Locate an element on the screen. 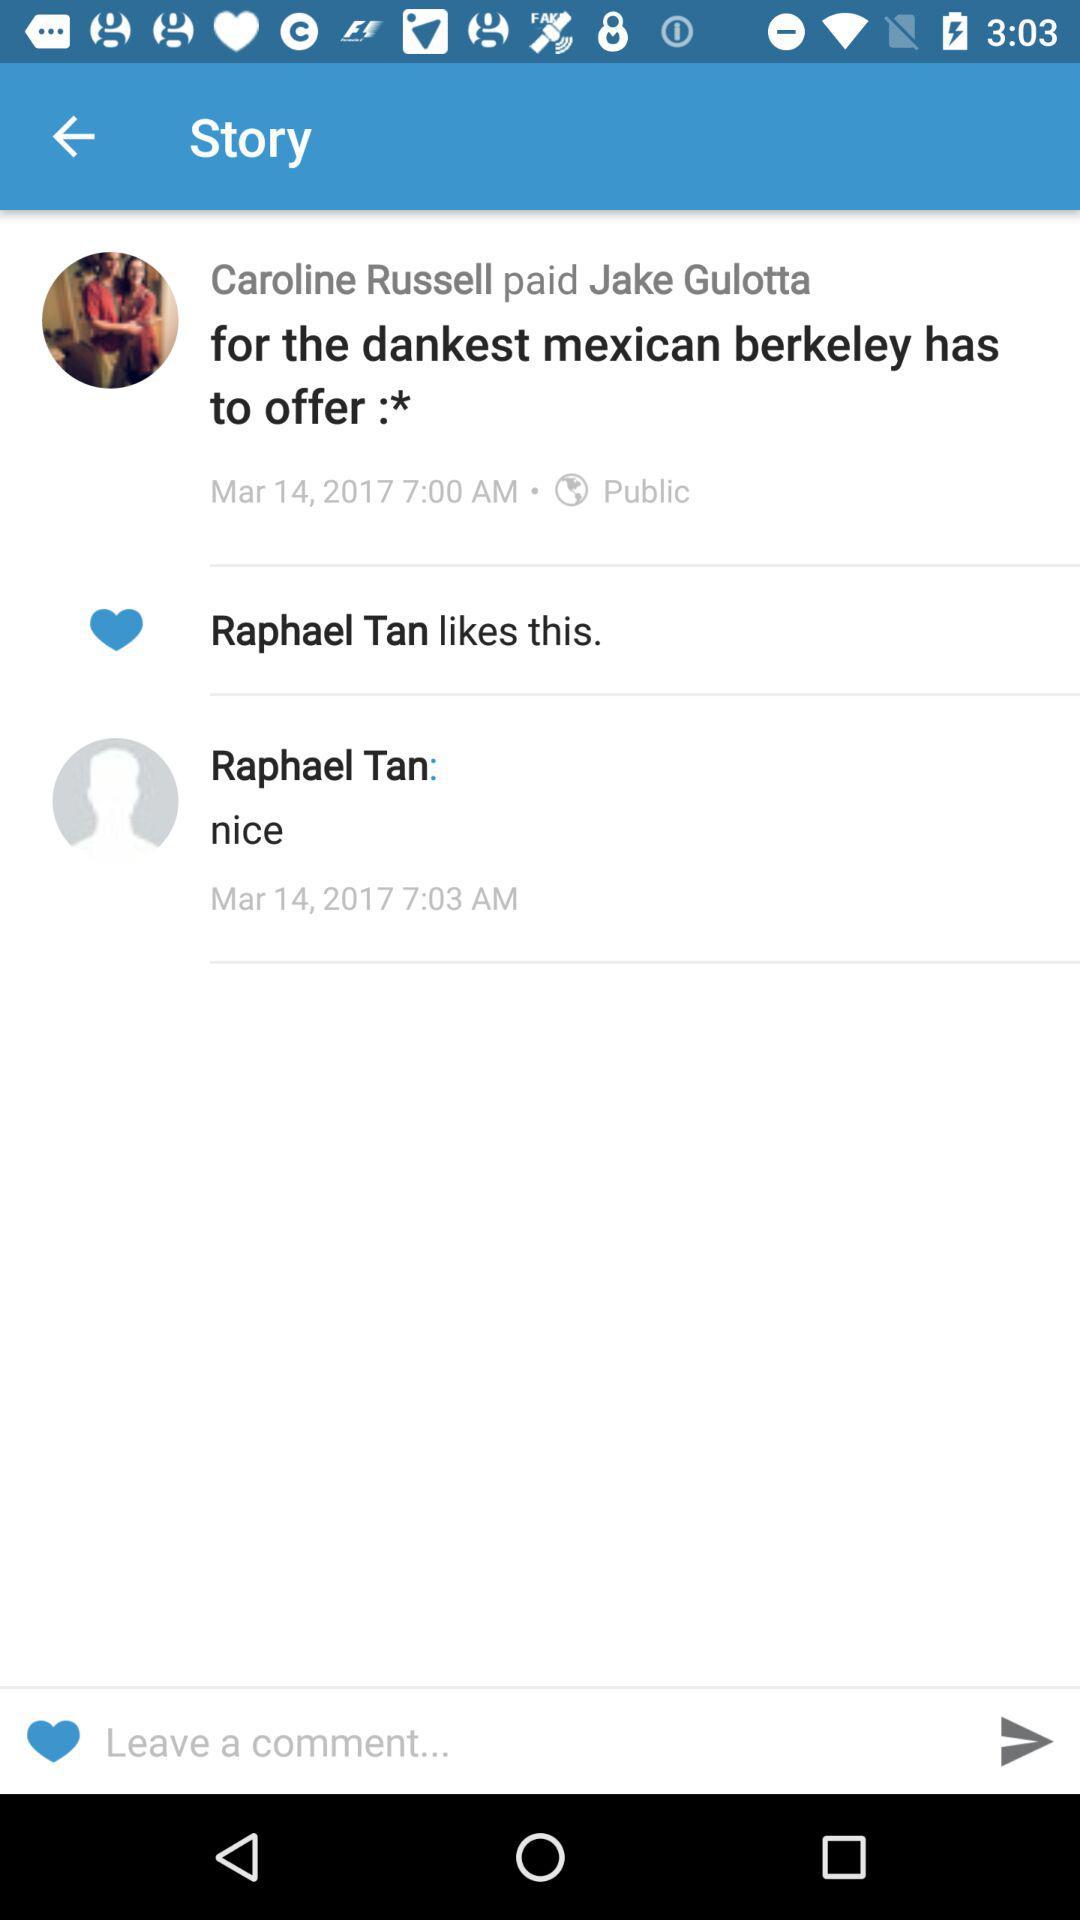 This screenshot has width=1080, height=1920. the item to the left of the story icon is located at coordinates (72, 135).